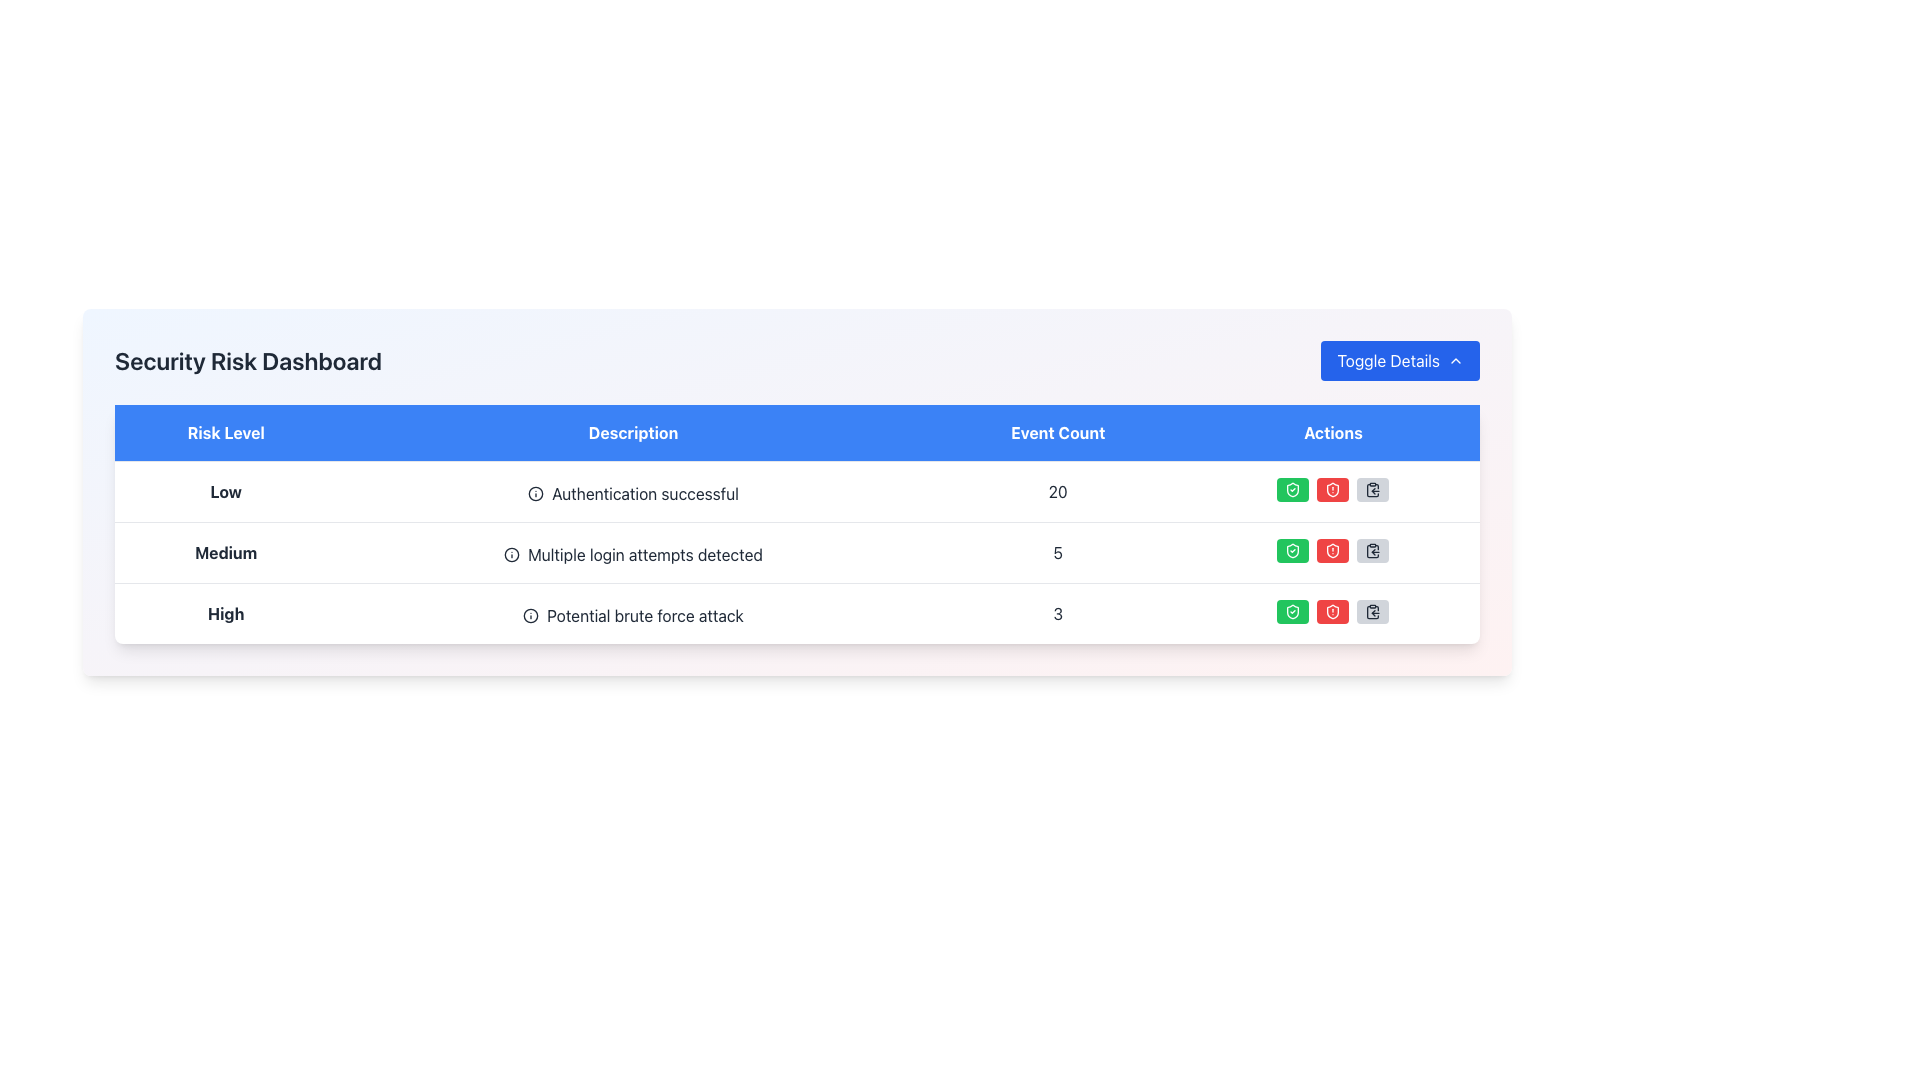  What do you see at coordinates (1333, 432) in the screenshot?
I see `the Text label in the fourth column header of the table, which designates the column for actions related to the rows, located to the right of the 'Event Count' header` at bounding box center [1333, 432].